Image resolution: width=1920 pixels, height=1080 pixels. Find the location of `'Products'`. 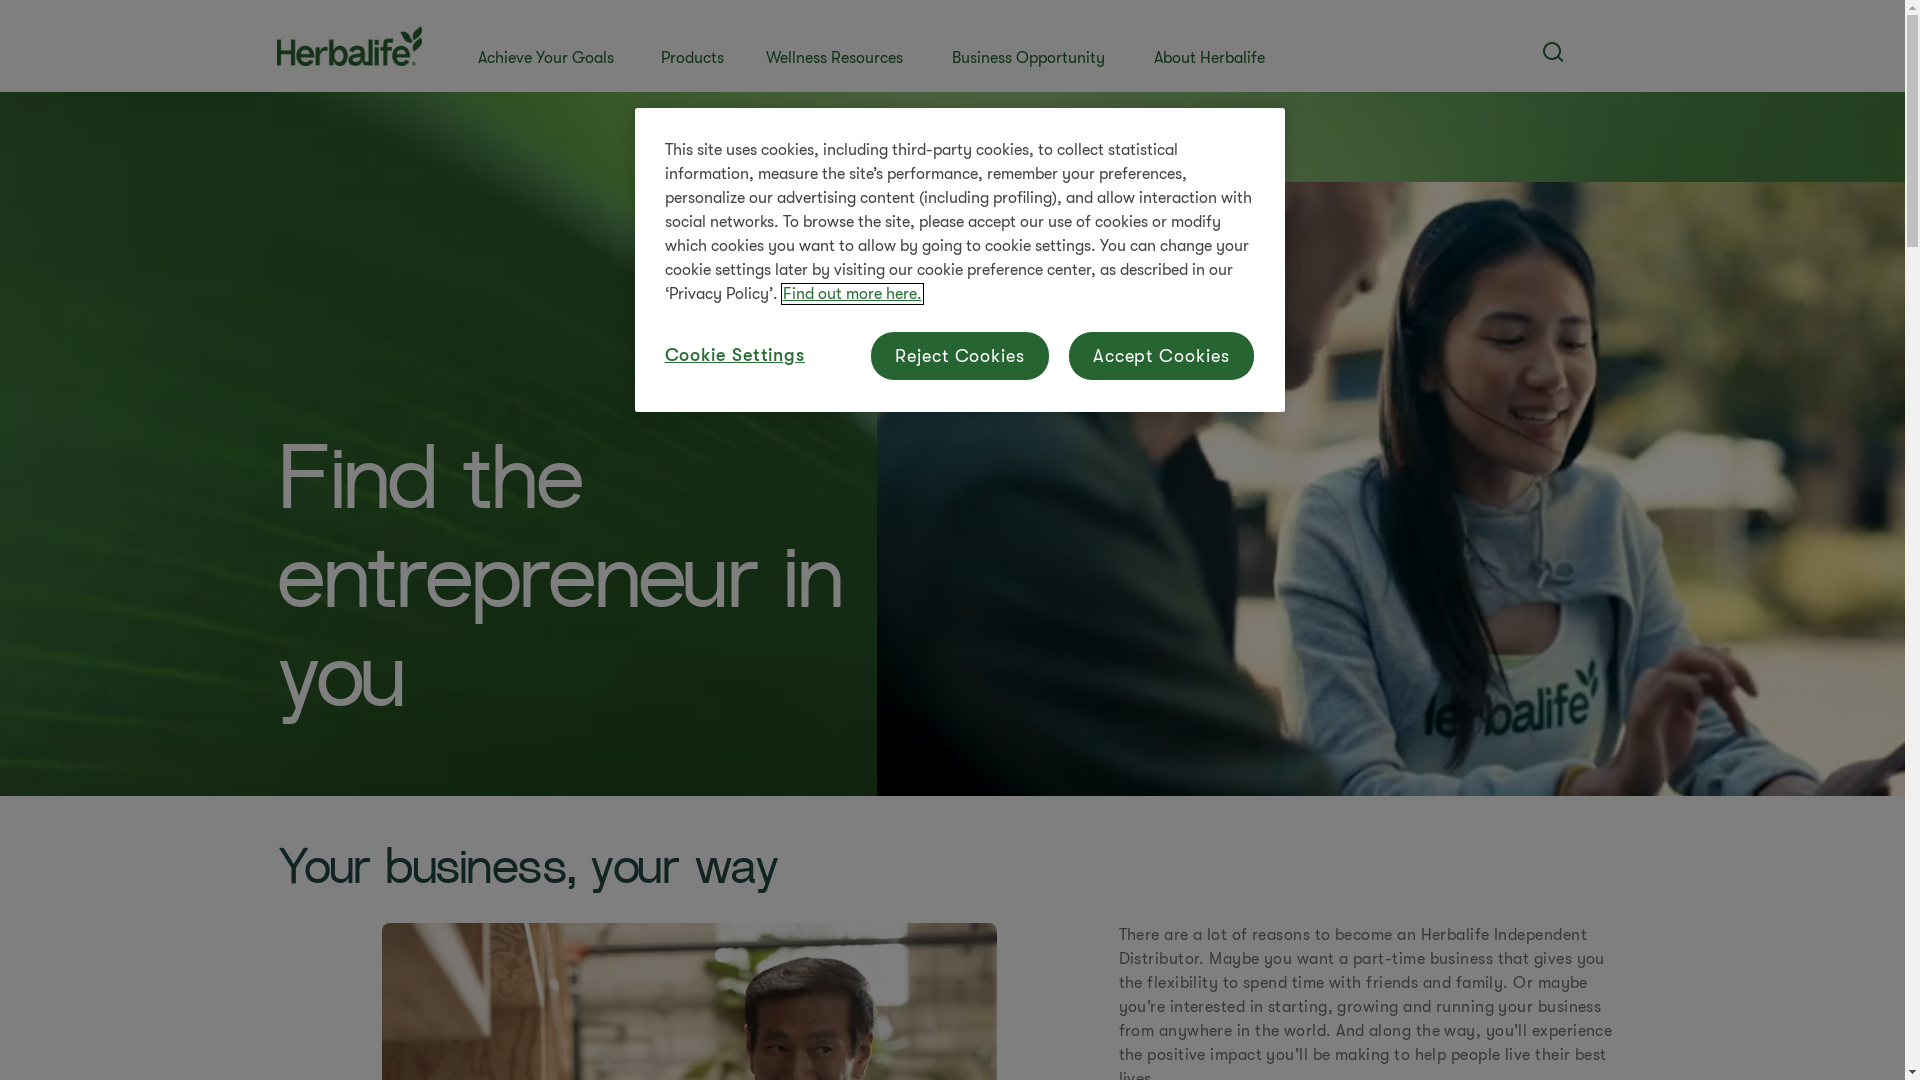

'Products' is located at coordinates (694, 45).